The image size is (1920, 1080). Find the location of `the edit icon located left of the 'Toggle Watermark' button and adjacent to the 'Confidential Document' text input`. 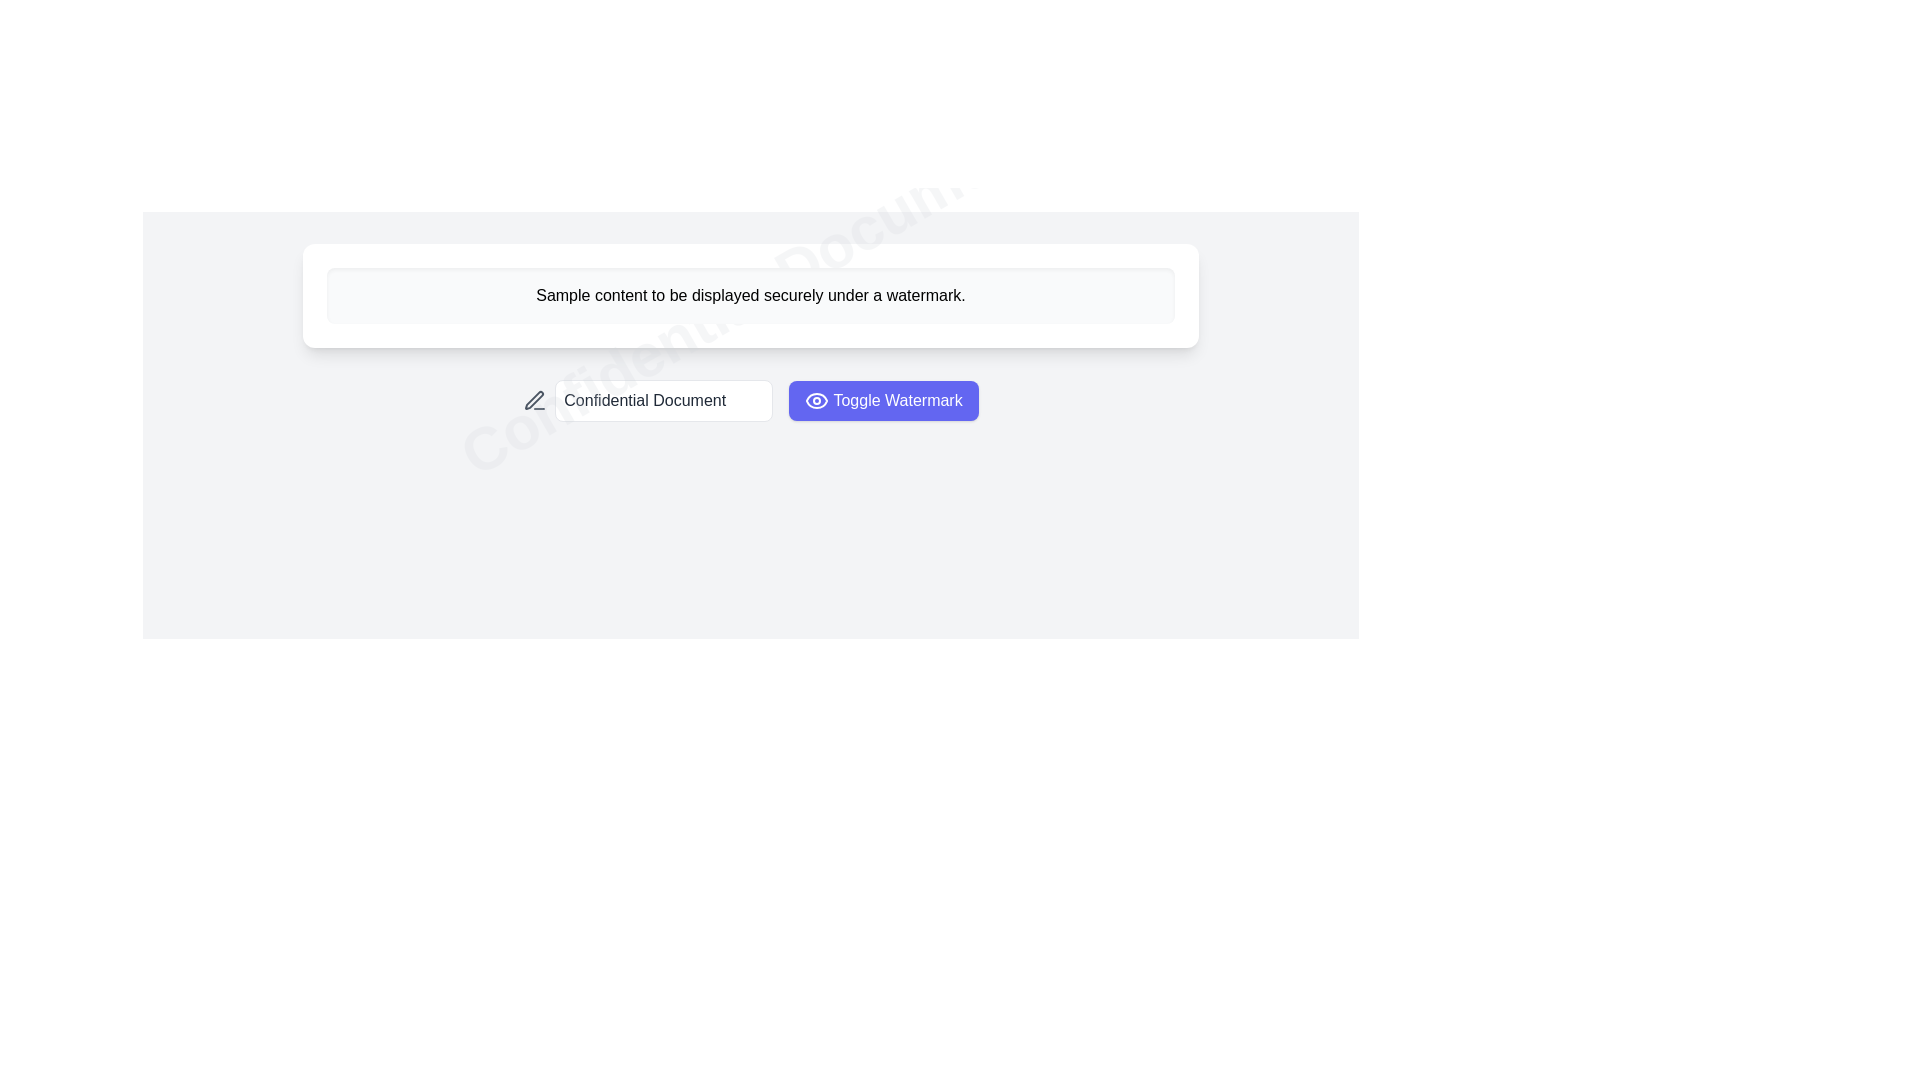

the edit icon located left of the 'Toggle Watermark' button and adjacent to the 'Confidential Document' text input is located at coordinates (535, 401).